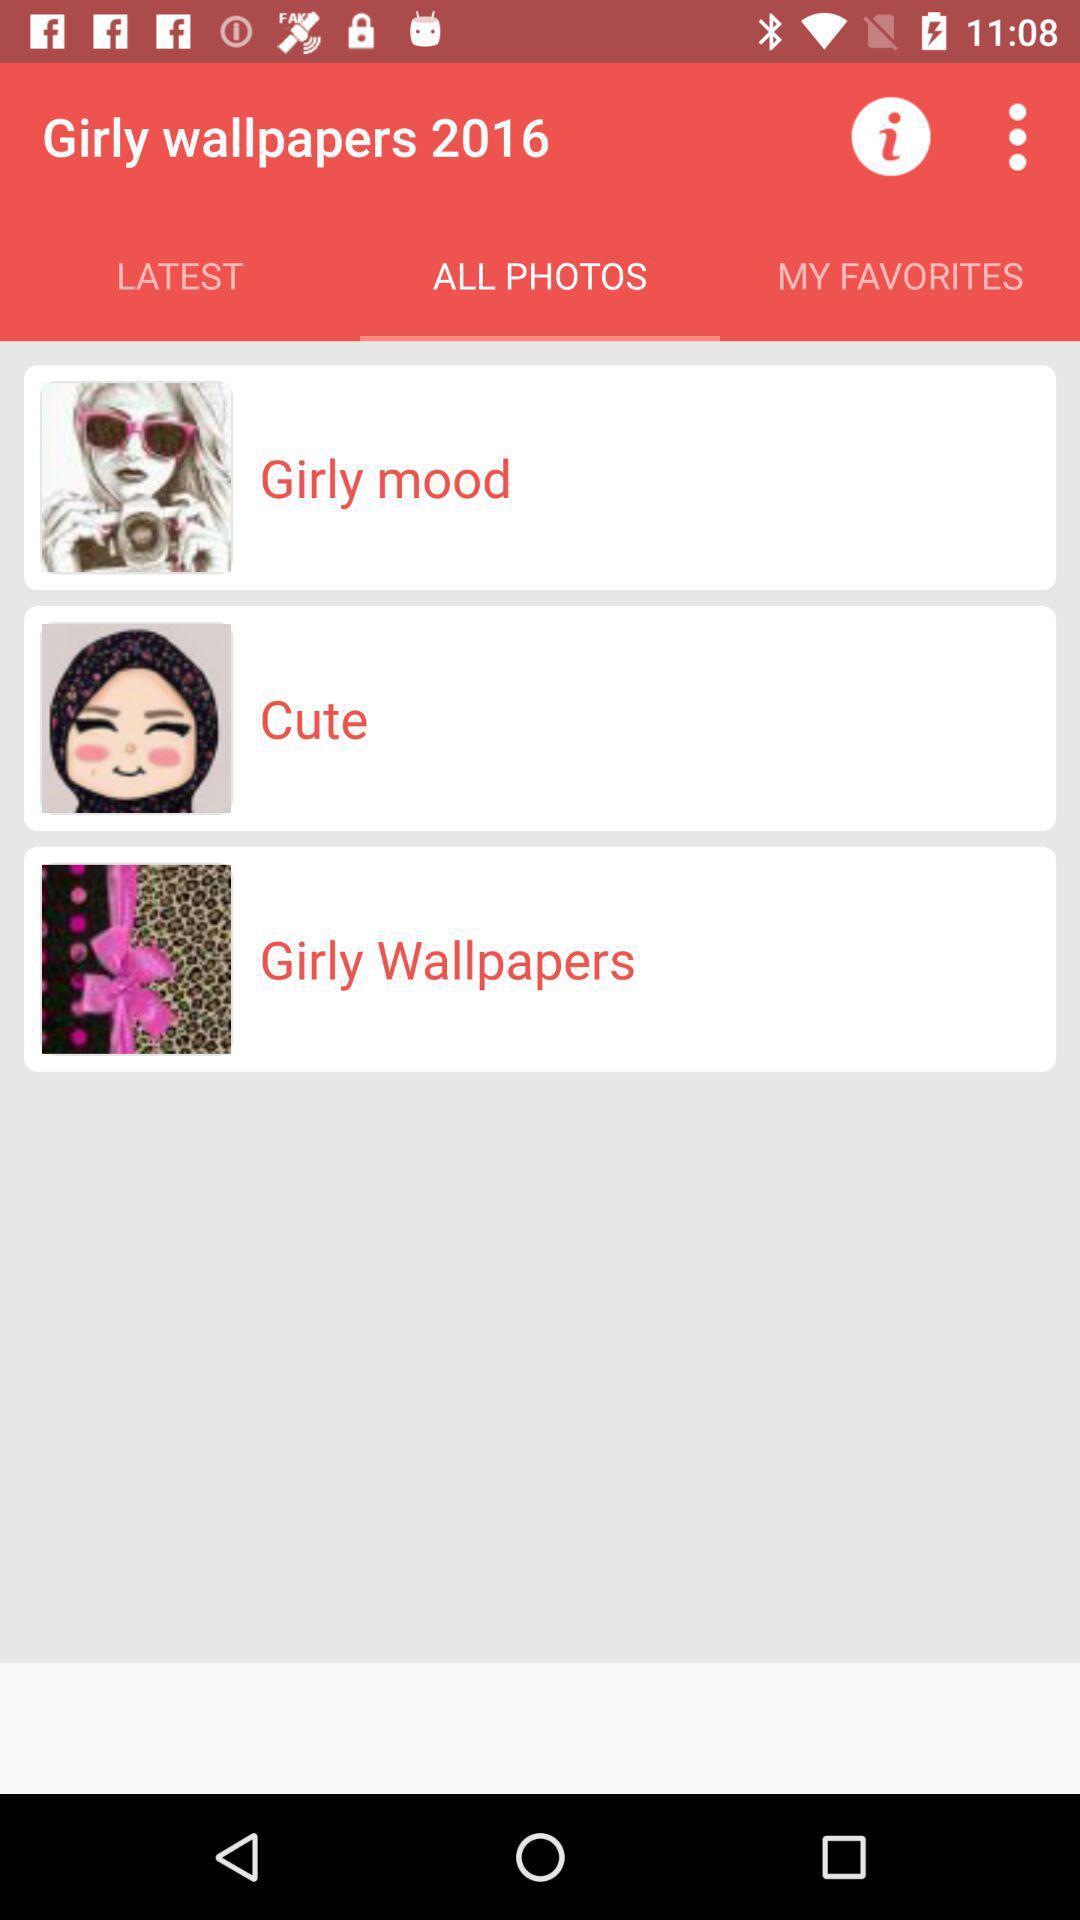  What do you see at coordinates (385, 476) in the screenshot?
I see `the girly mood` at bounding box center [385, 476].